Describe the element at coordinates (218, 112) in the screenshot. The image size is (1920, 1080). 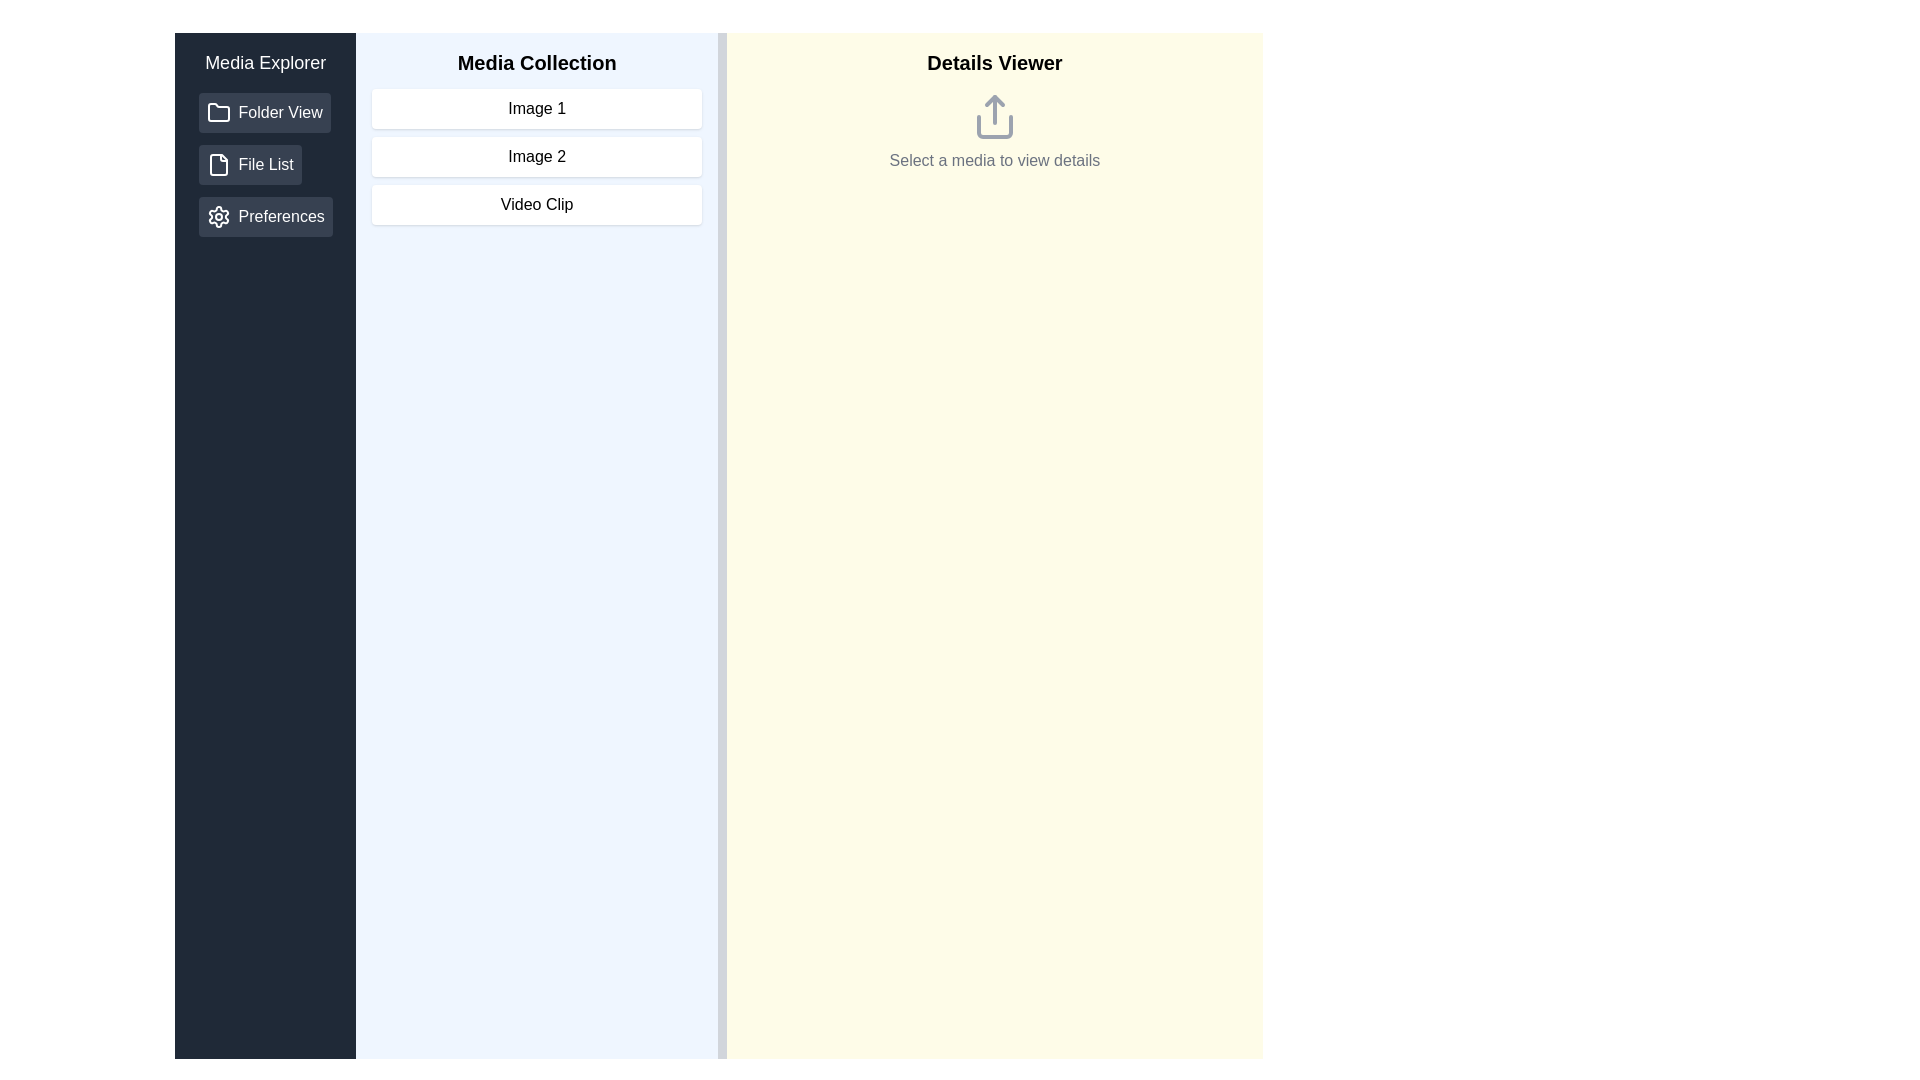
I see `the 'Folder View' icon located at the top of the vertical navigation bar on the left side of the interface` at that location.